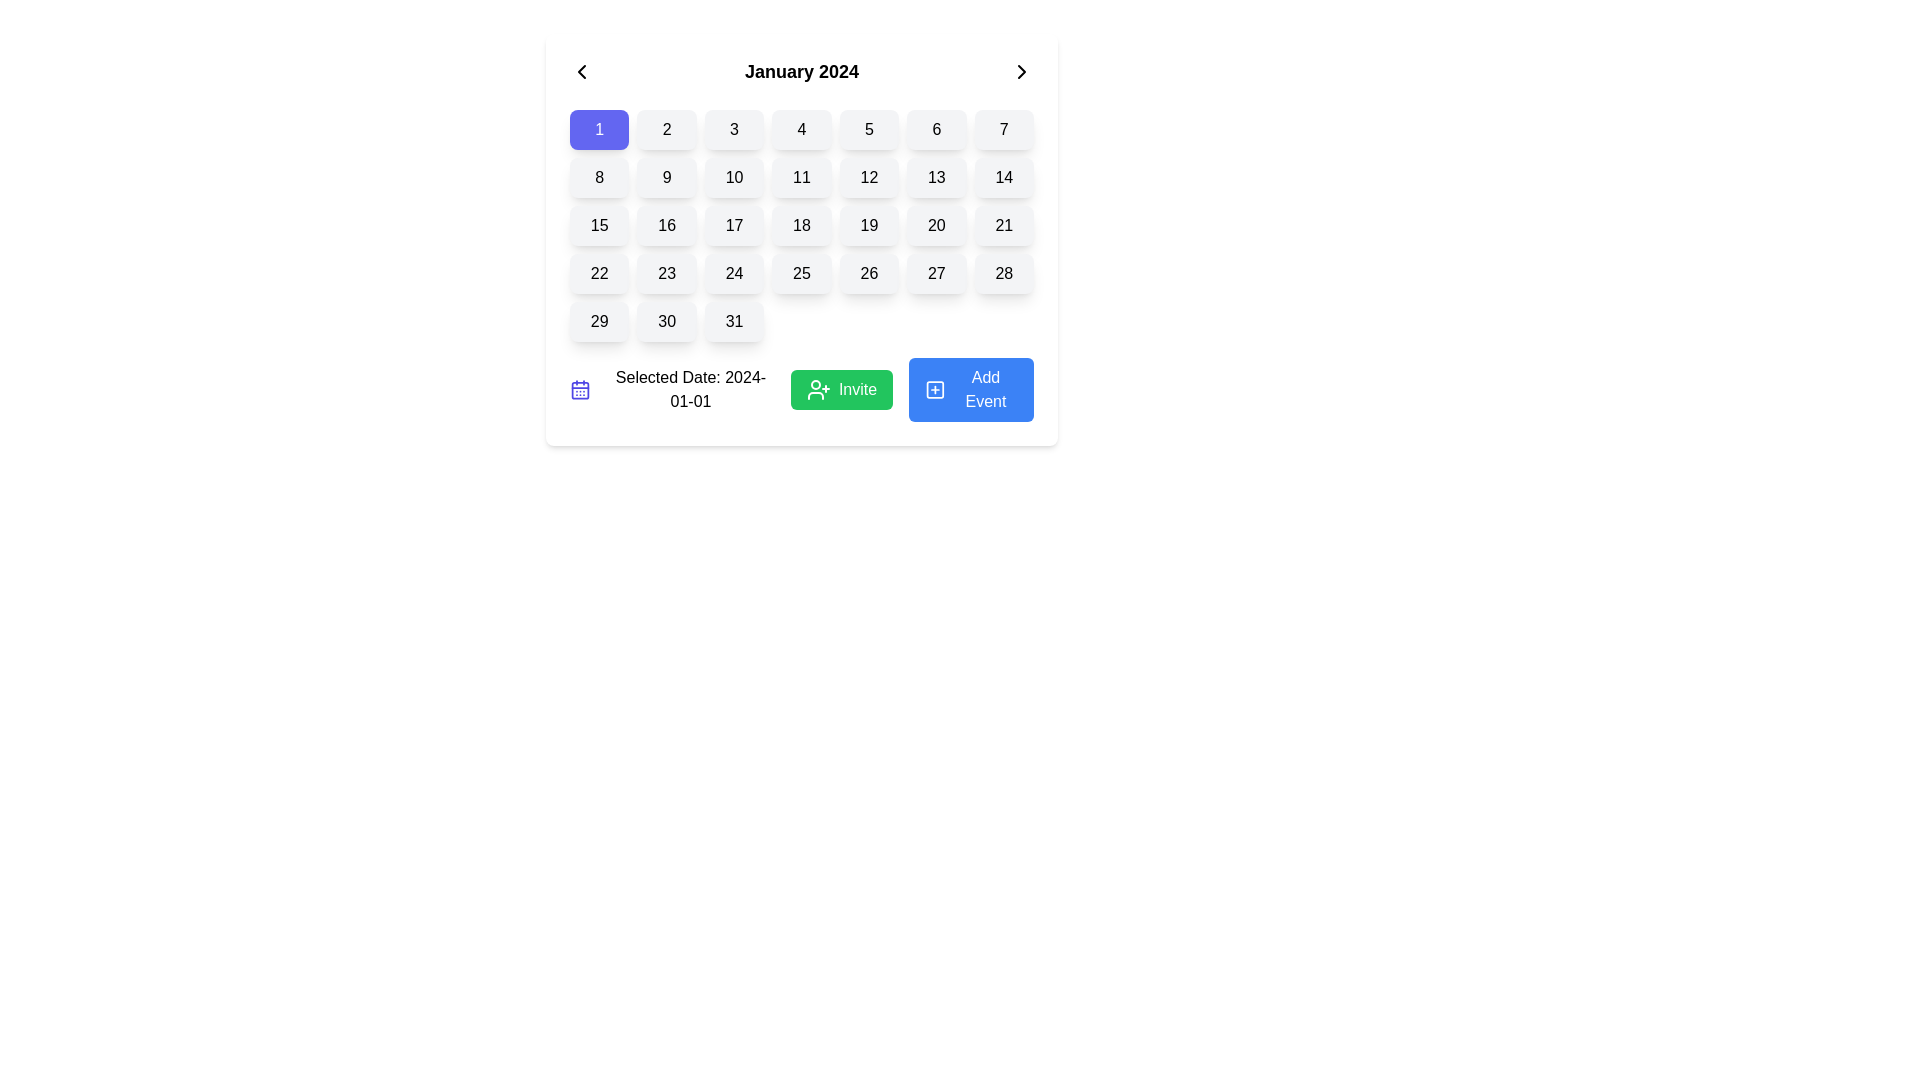 The height and width of the screenshot is (1080, 1920). What do you see at coordinates (801, 389) in the screenshot?
I see `the green Invite button located in the horizontal layout near the bottom of the card-like layout presenting the monthly calendar` at bounding box center [801, 389].